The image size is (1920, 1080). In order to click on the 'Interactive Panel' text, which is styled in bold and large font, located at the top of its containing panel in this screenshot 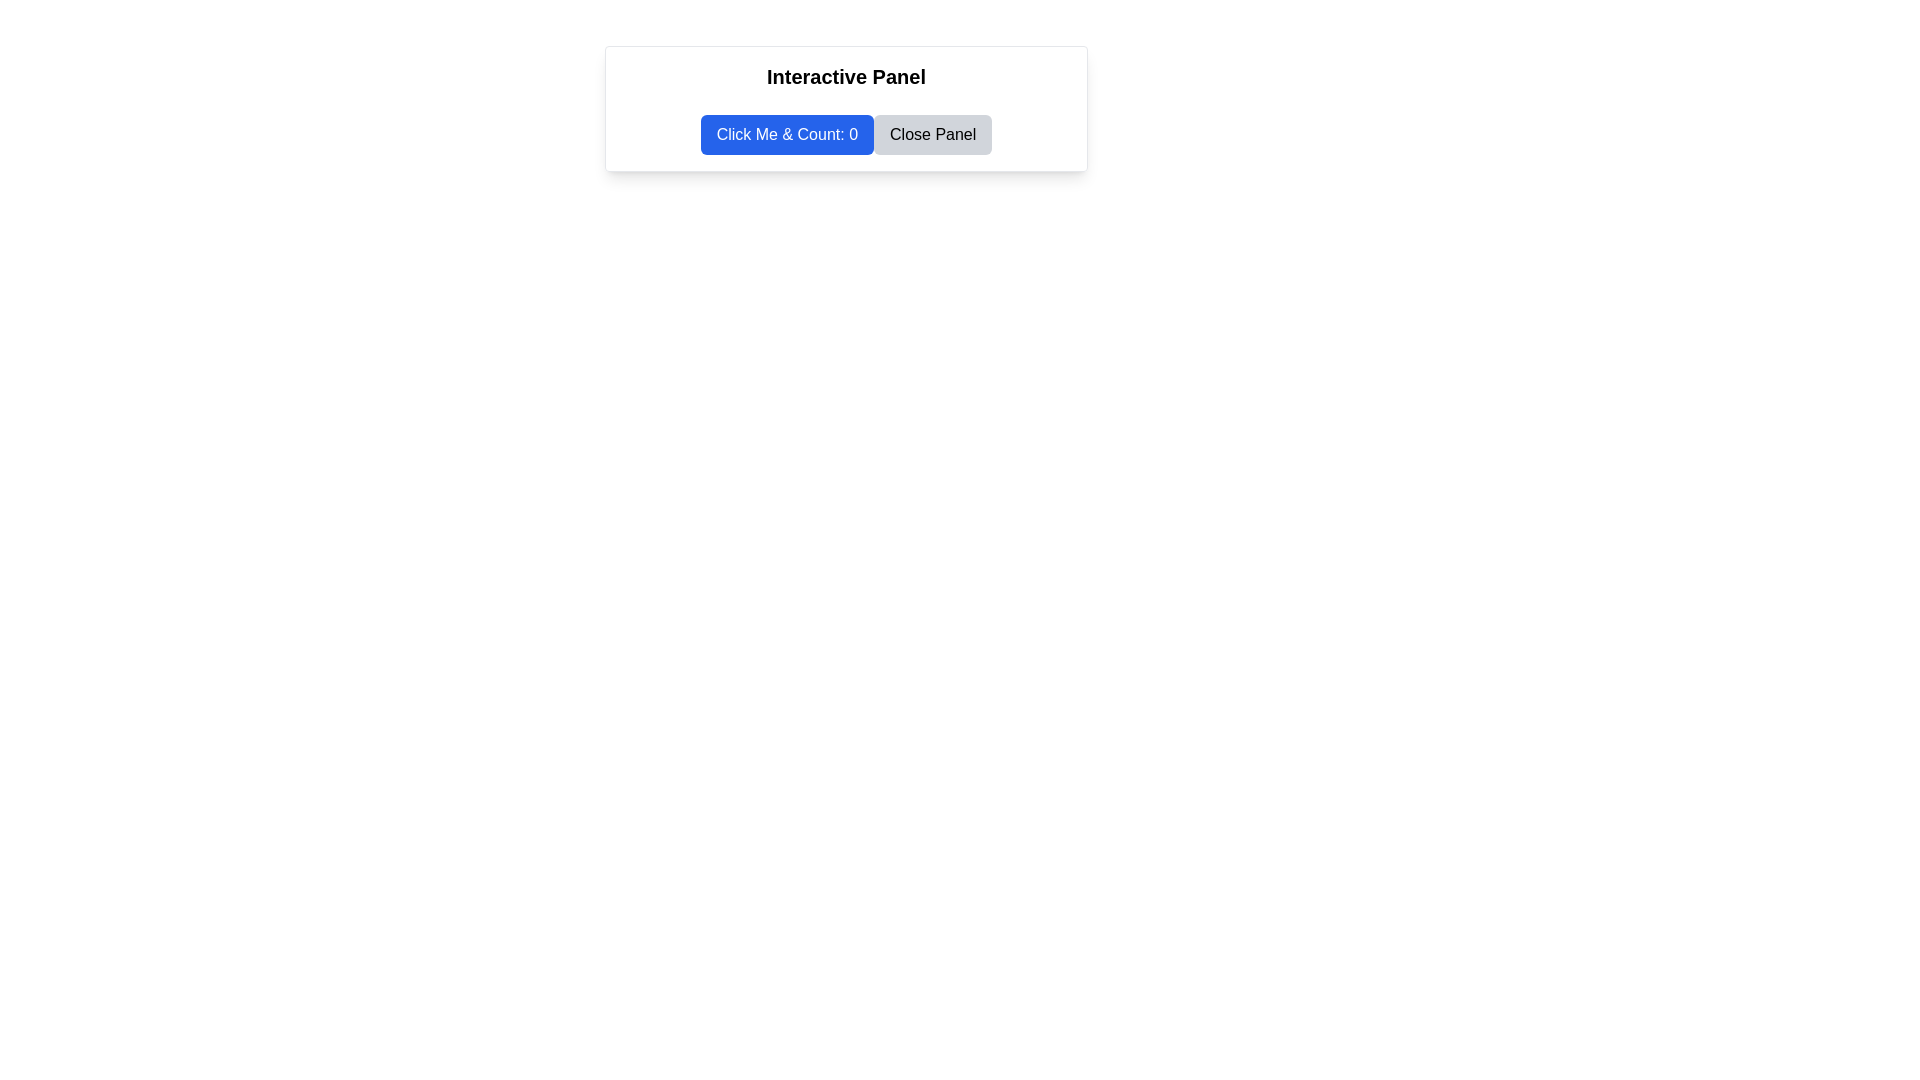, I will do `click(846, 76)`.